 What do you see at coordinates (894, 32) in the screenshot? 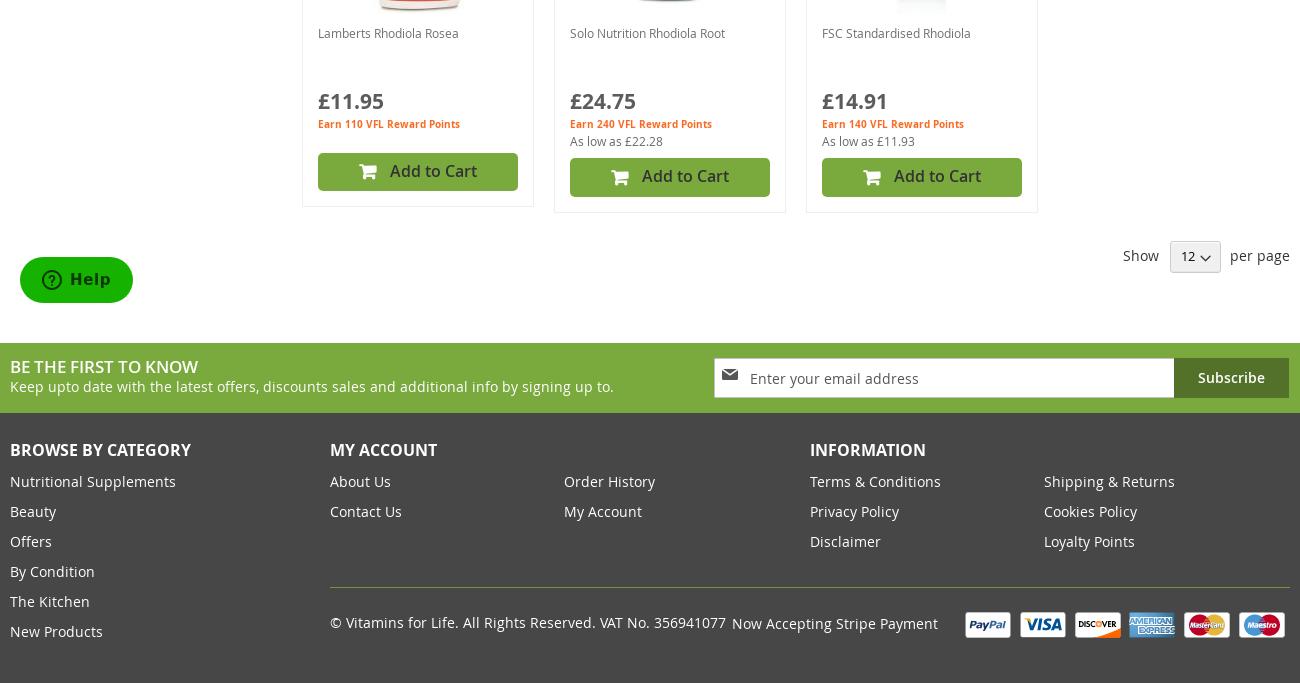
I see `'FSC Standardised Rhodiola'` at bounding box center [894, 32].